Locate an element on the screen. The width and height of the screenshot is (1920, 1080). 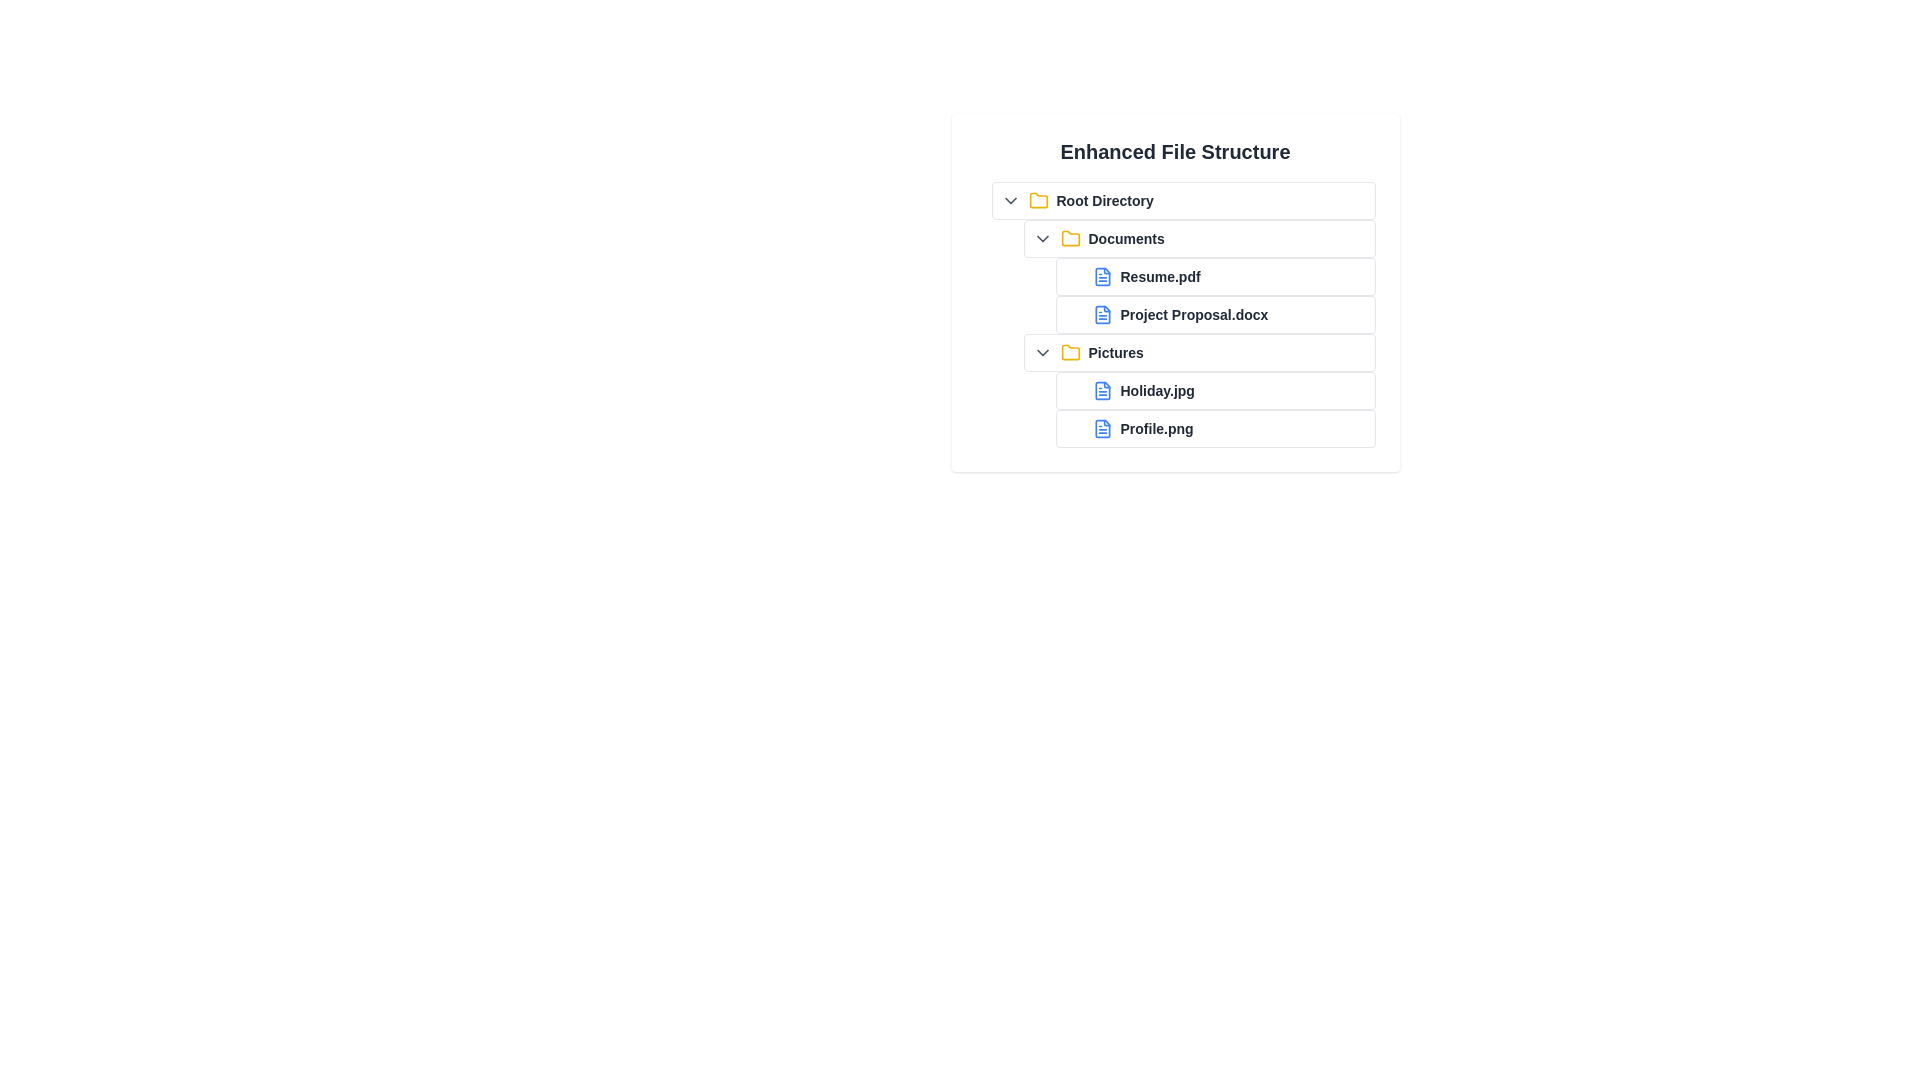
the 'Project Proposal.docx' file entry icon and label located in the 'Documents' folder under 'Root Directory' is located at coordinates (1214, 315).